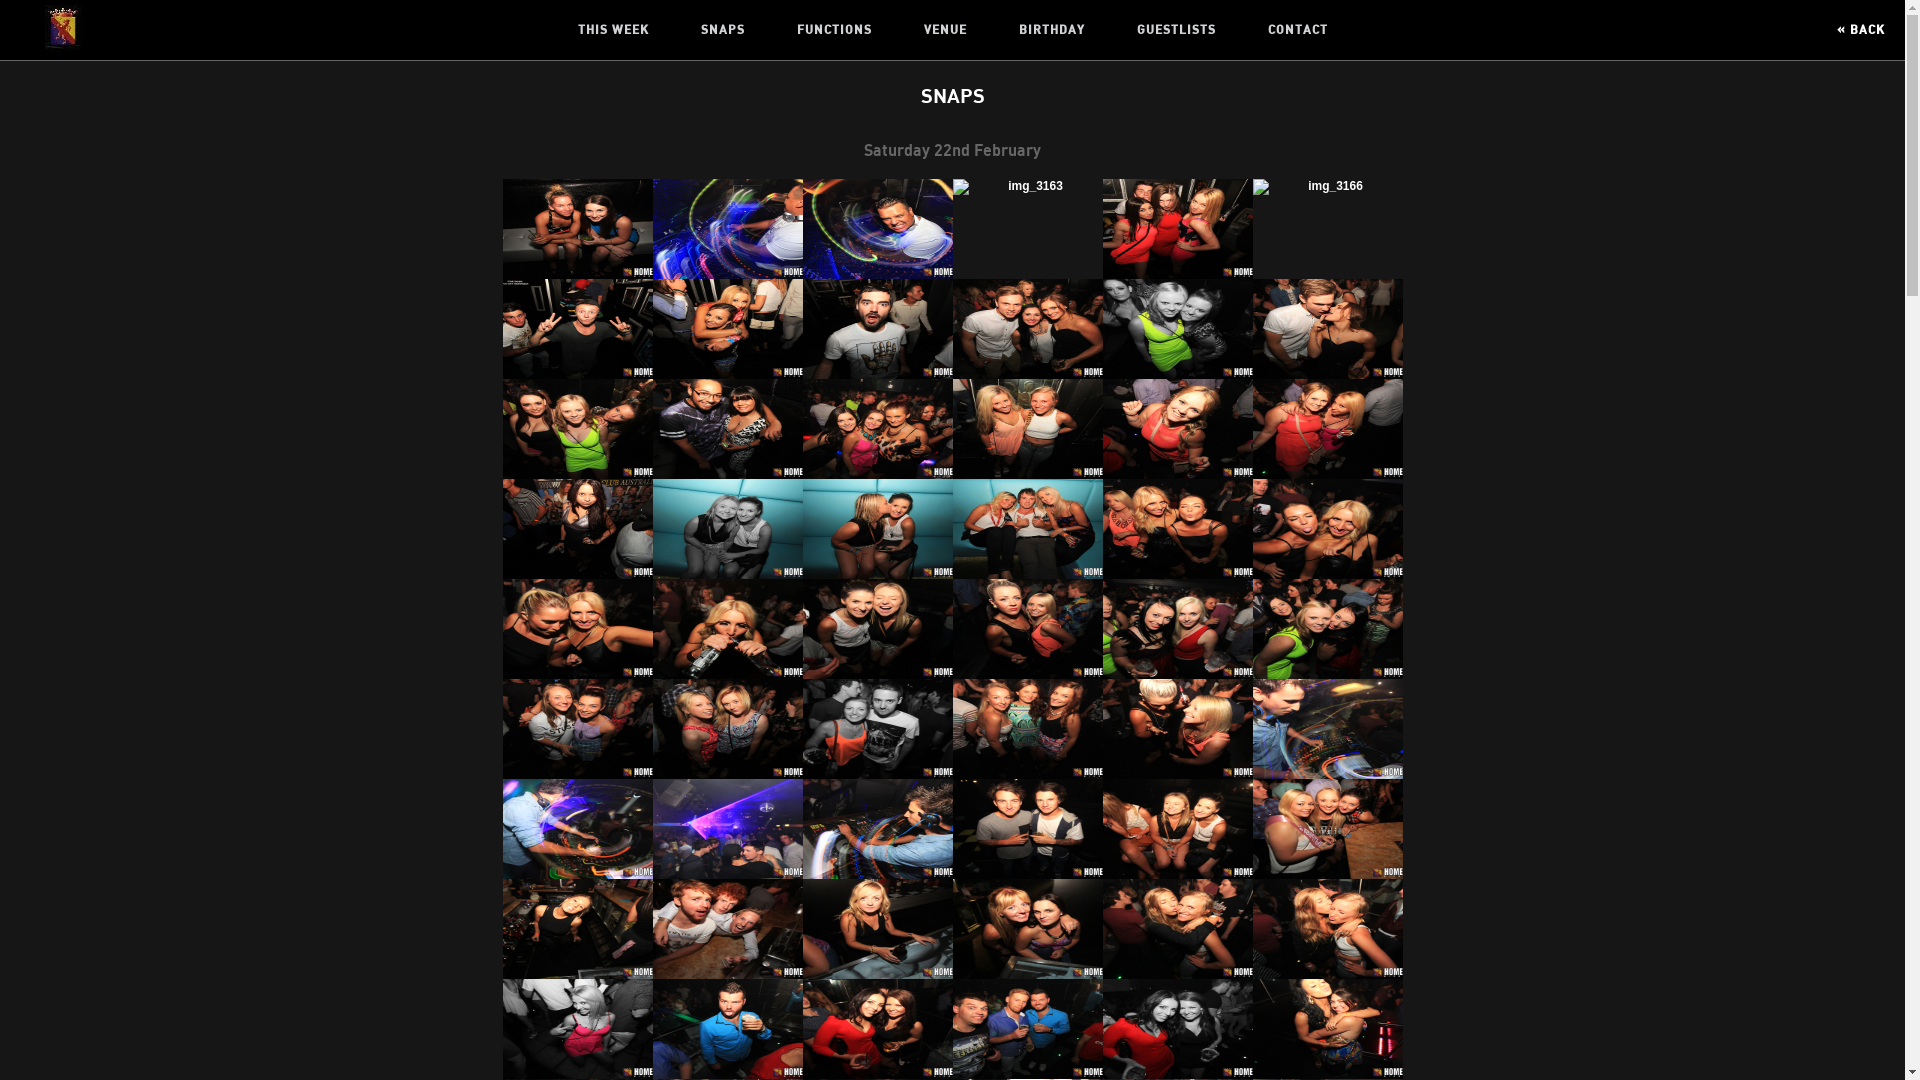 The width and height of the screenshot is (1920, 1080). What do you see at coordinates (1101, 427) in the screenshot?
I see `' '` at bounding box center [1101, 427].